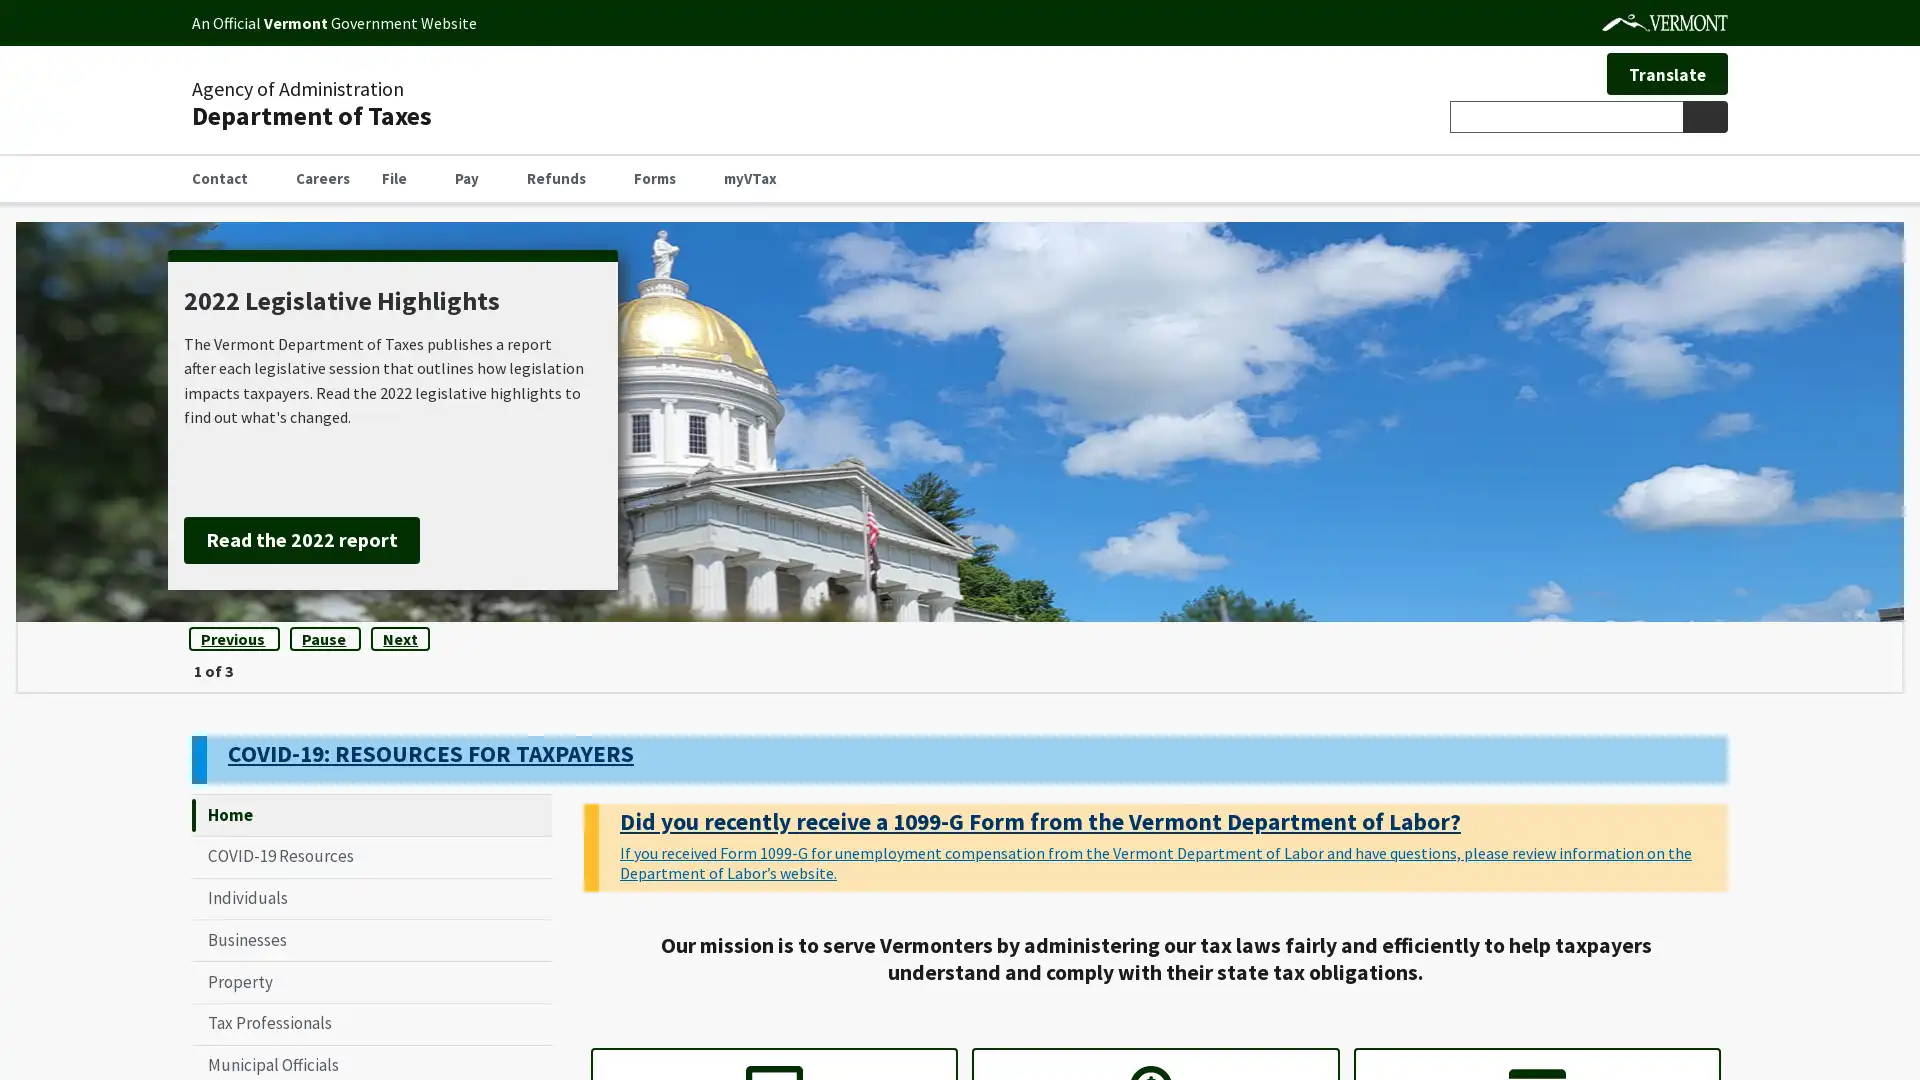 This screenshot has height=1080, width=1920. I want to click on Contact, so click(227, 176).